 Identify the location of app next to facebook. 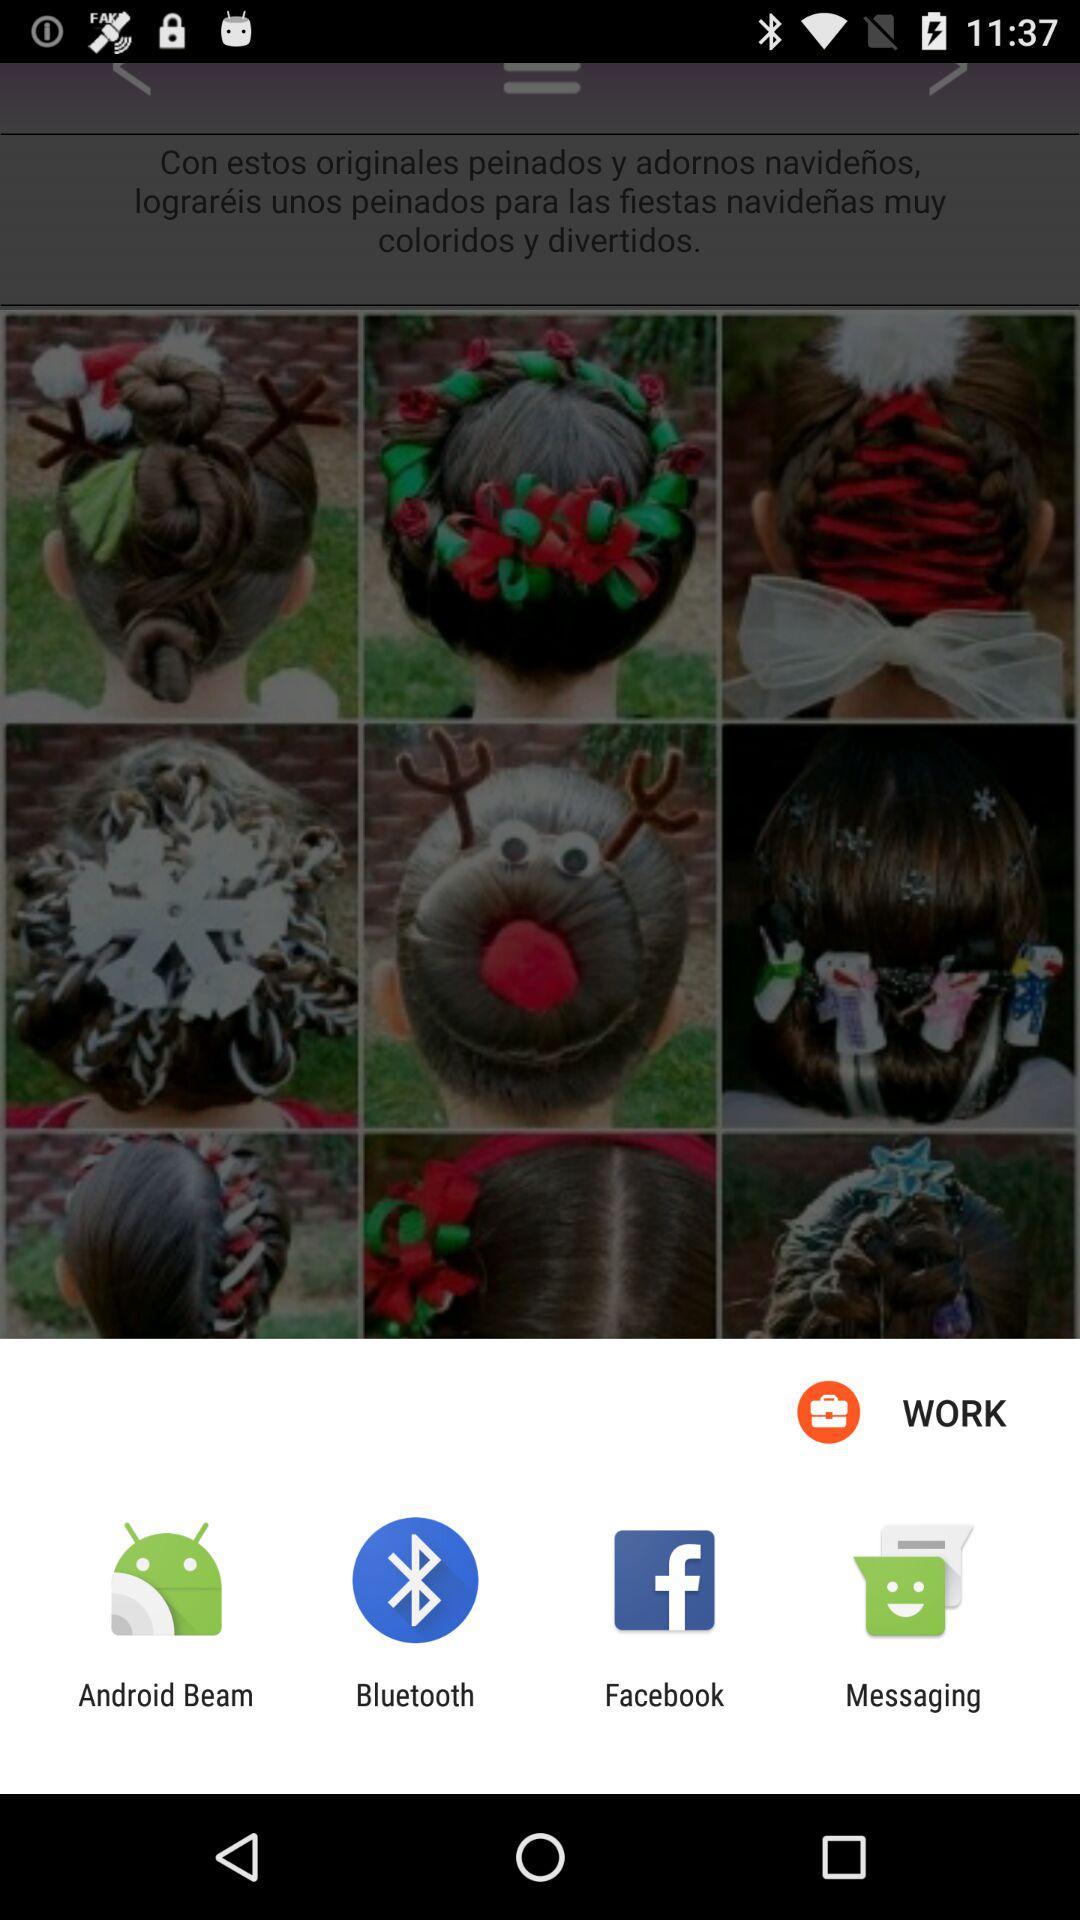
(414, 1711).